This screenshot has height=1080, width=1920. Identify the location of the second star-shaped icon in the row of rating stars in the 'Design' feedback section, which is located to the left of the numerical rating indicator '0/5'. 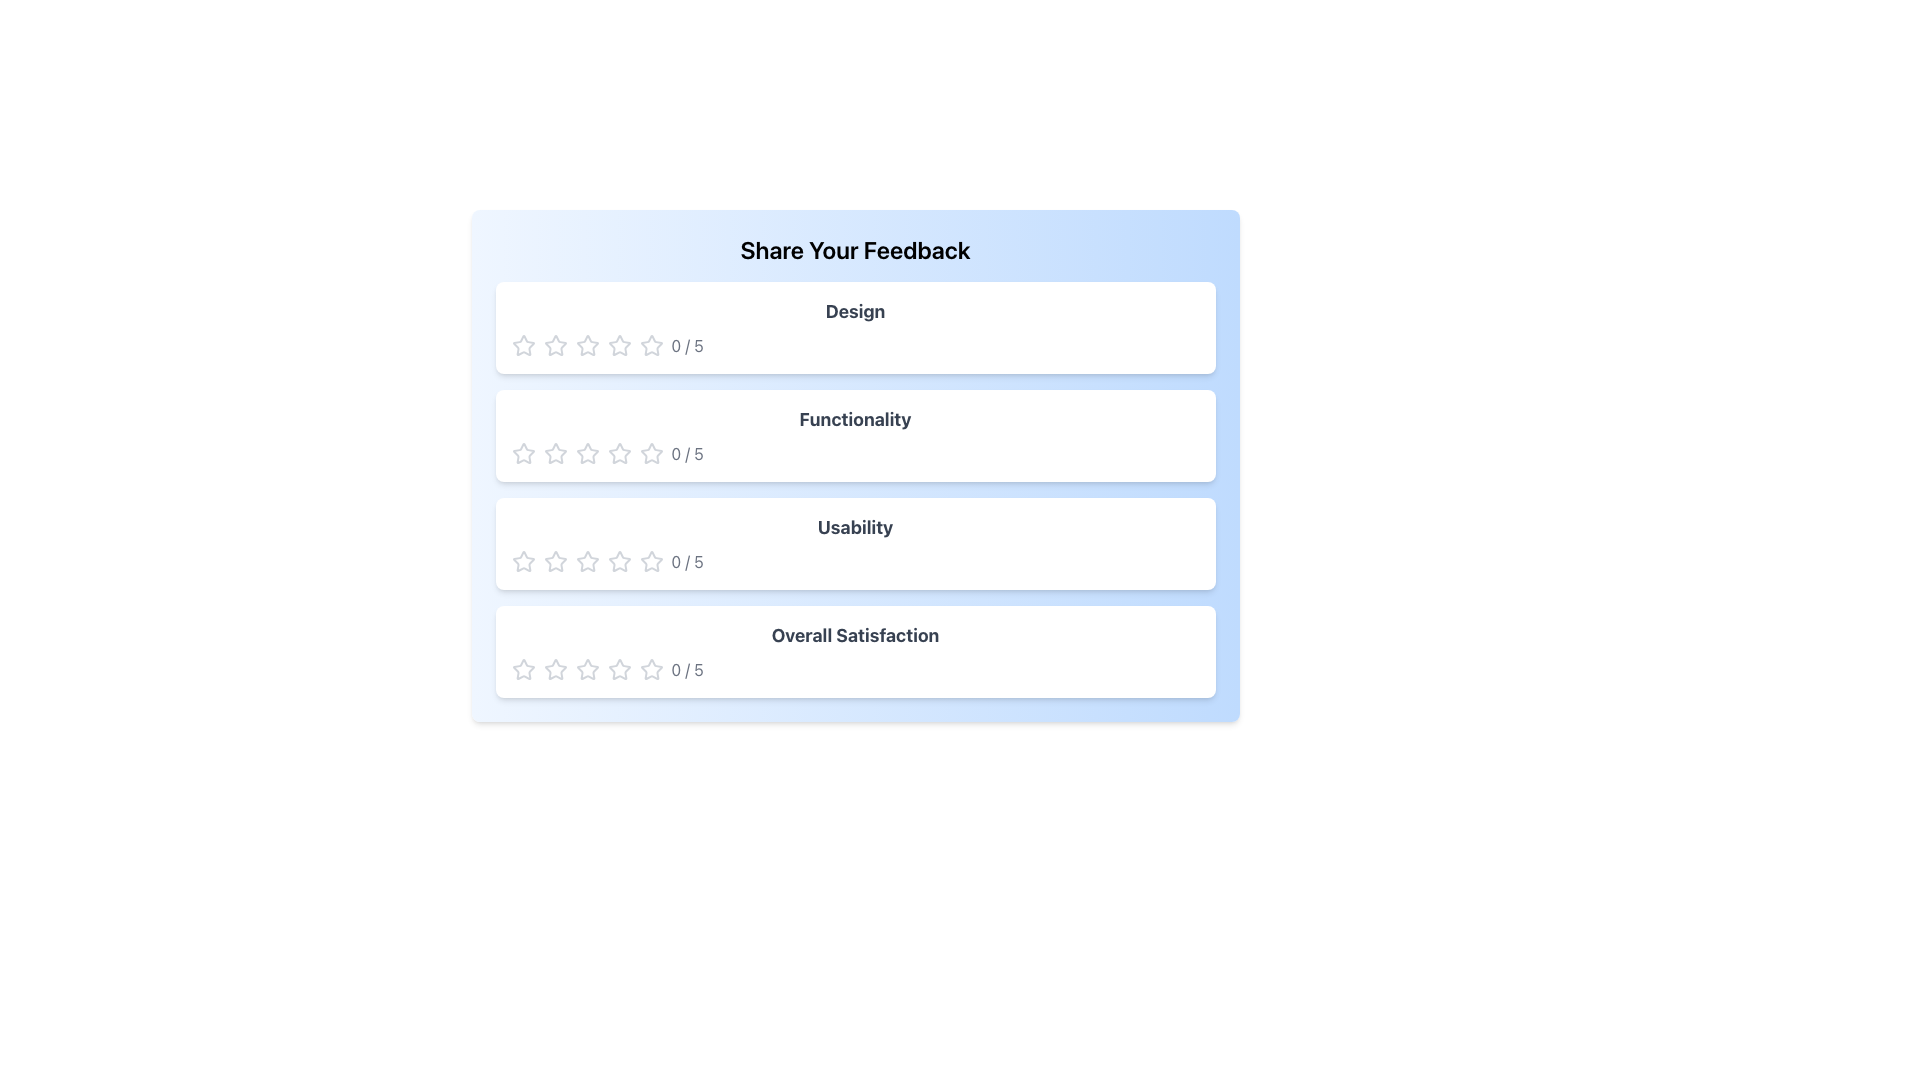
(555, 344).